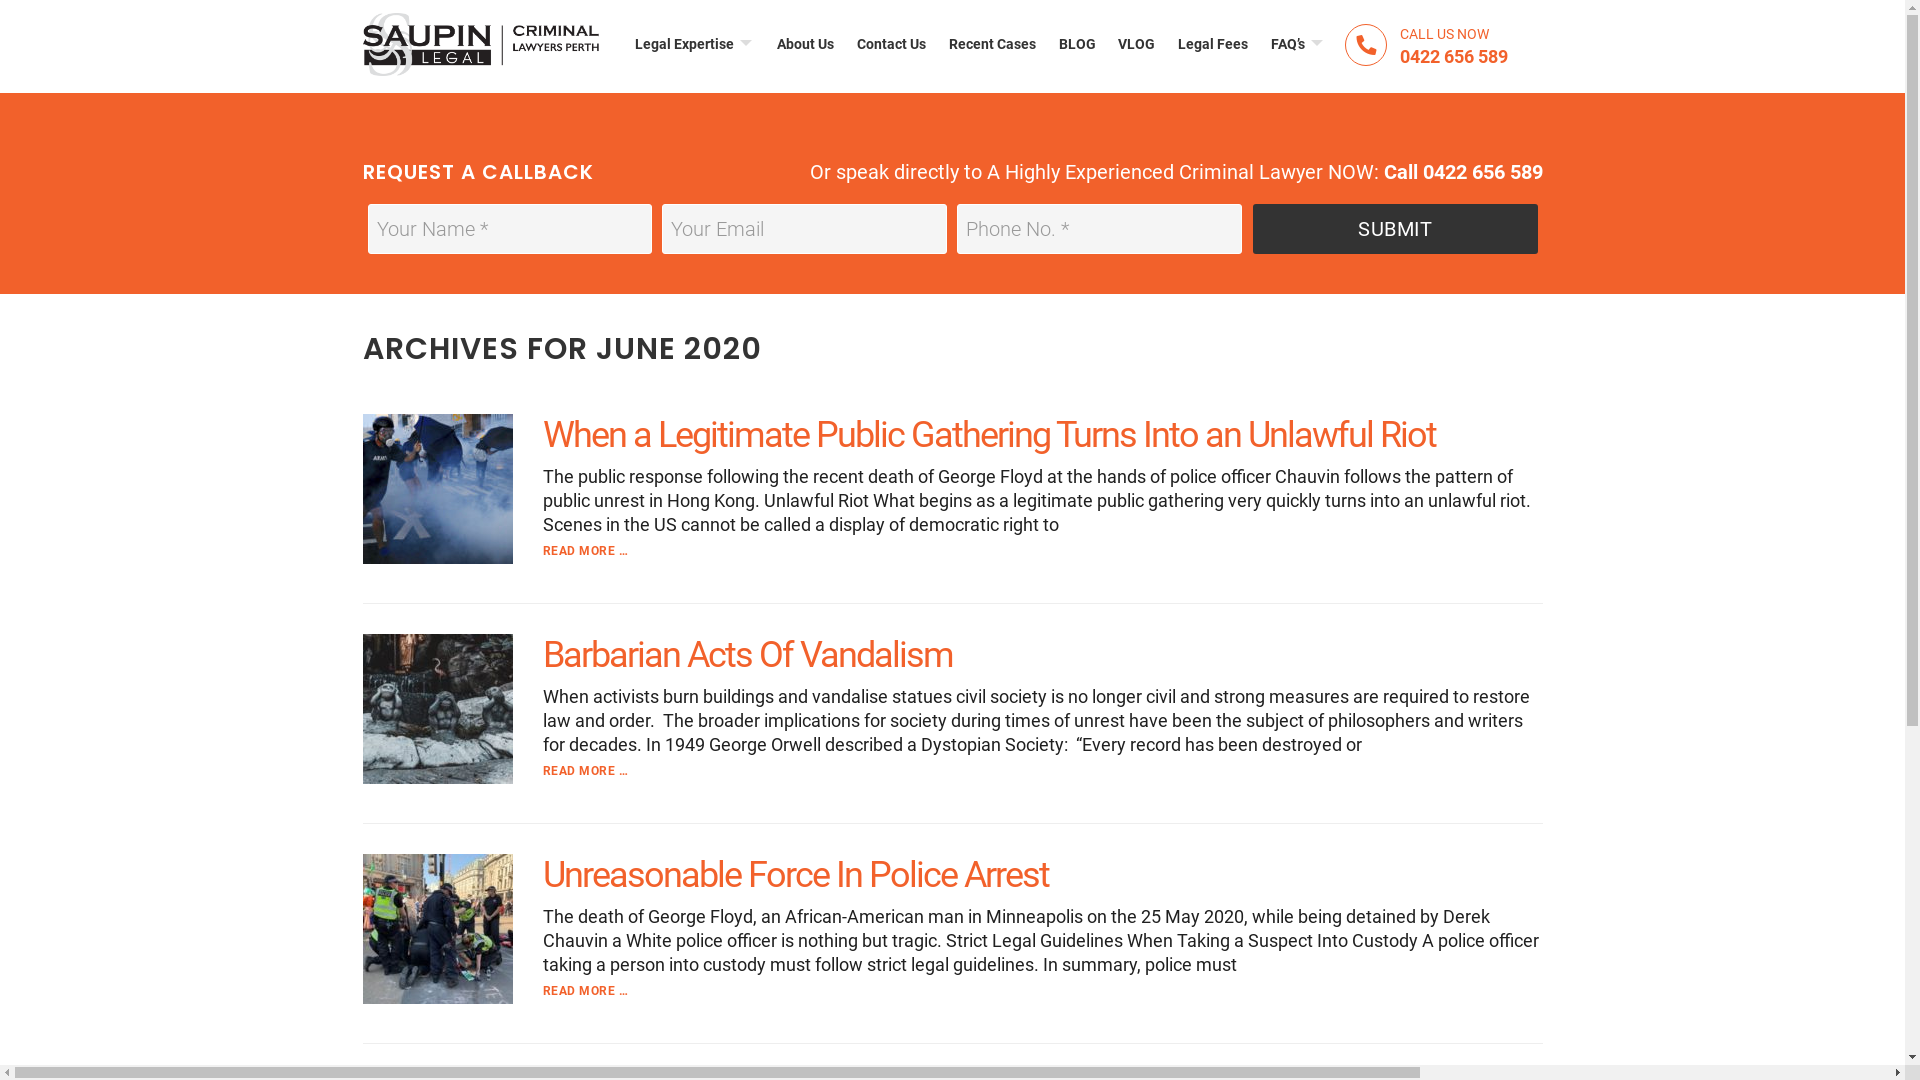 The height and width of the screenshot is (1080, 1920). I want to click on 'CRIMINAL DEFENCE LAWYERS IN PERTH', so click(480, 45).